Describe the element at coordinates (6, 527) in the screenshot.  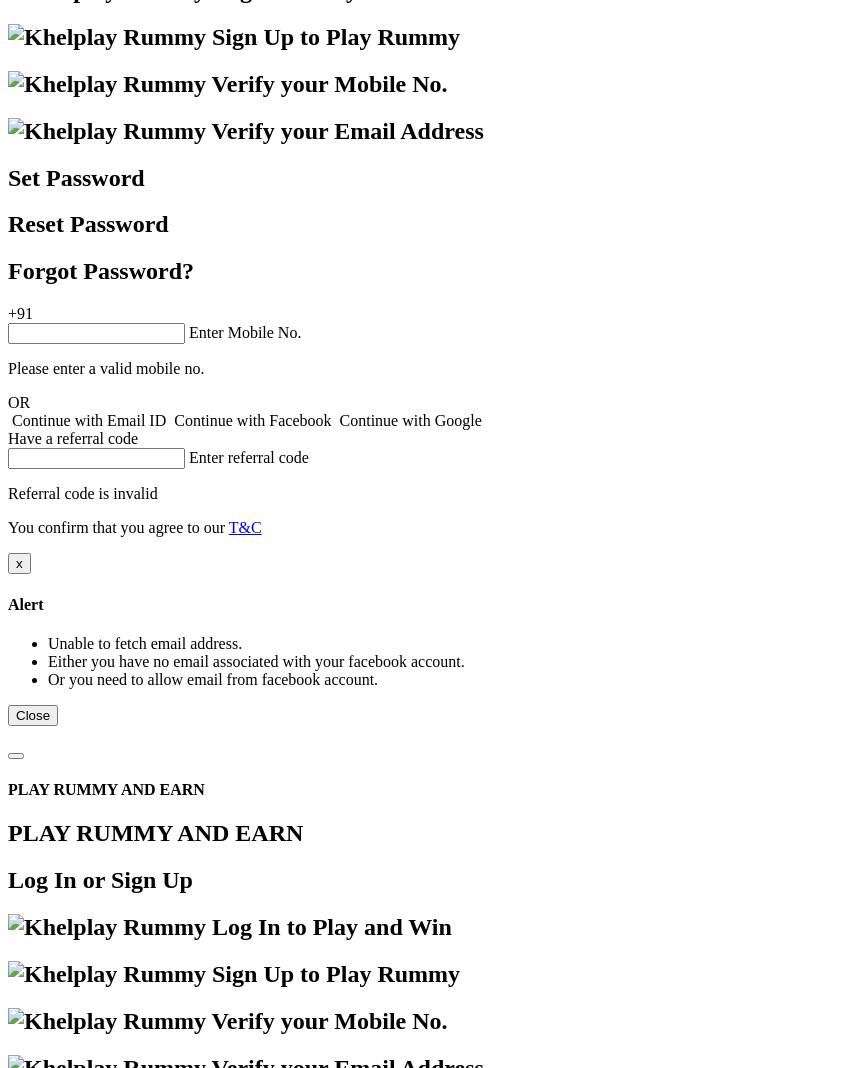
I see `'You confirm that you agree to our'` at that location.